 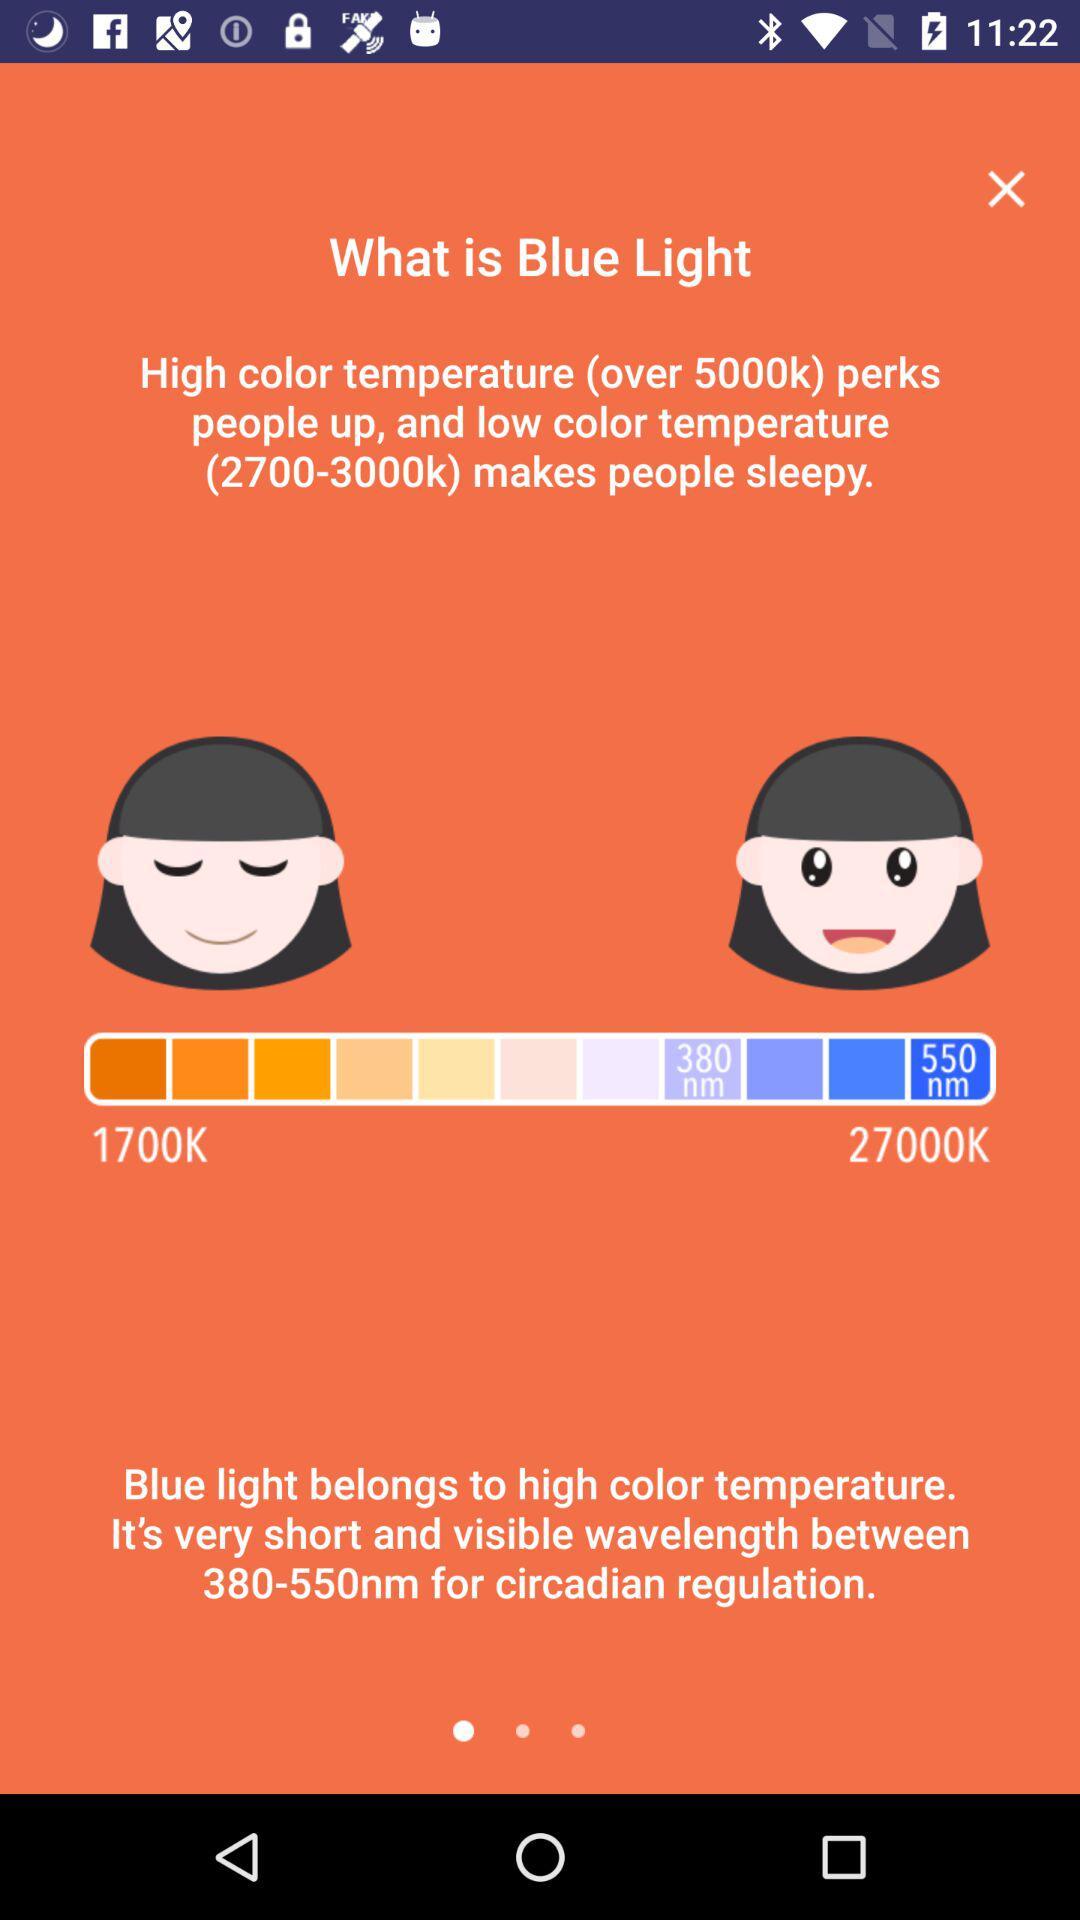 What do you see at coordinates (1006, 188) in the screenshot?
I see `window` at bounding box center [1006, 188].